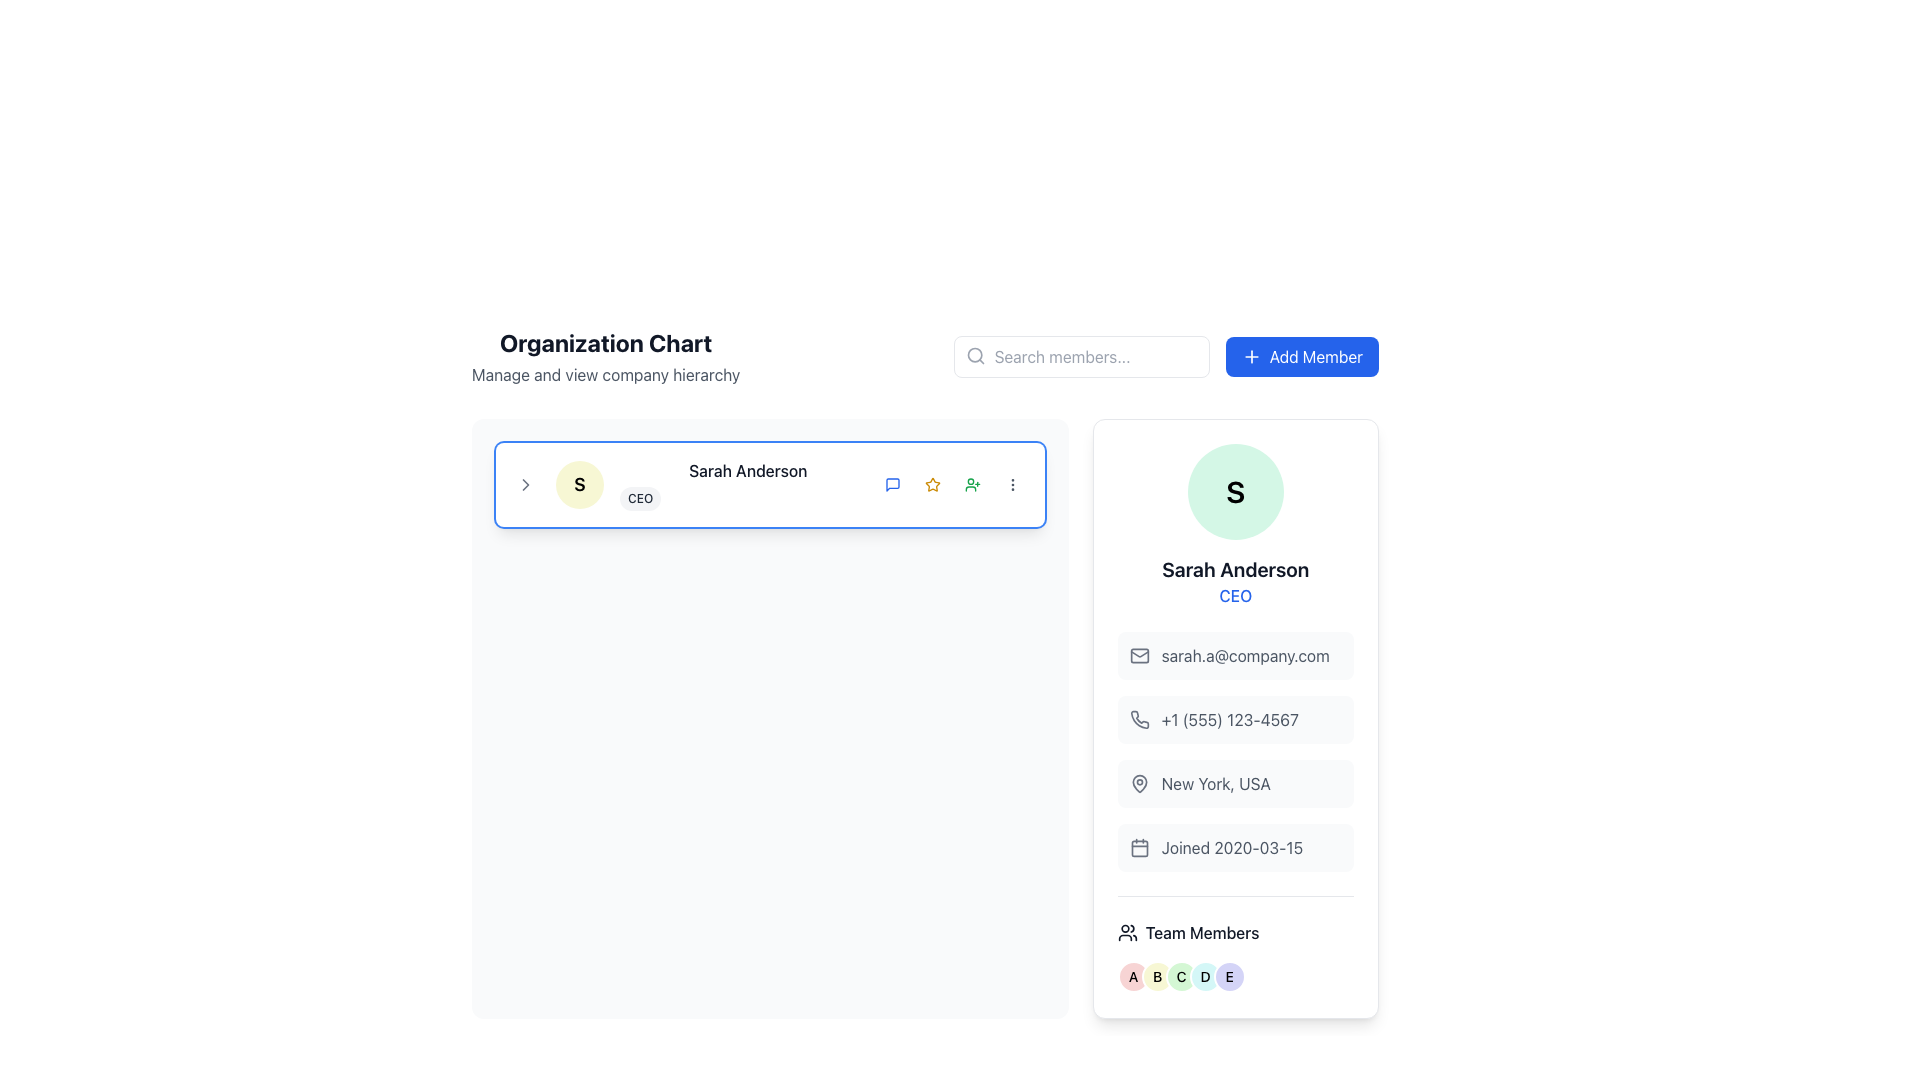 The width and height of the screenshot is (1920, 1080). Describe the element at coordinates (605, 342) in the screenshot. I see `the text element displaying 'Organization Chart', which is prominently positioned in the upper portion of the interface` at that location.